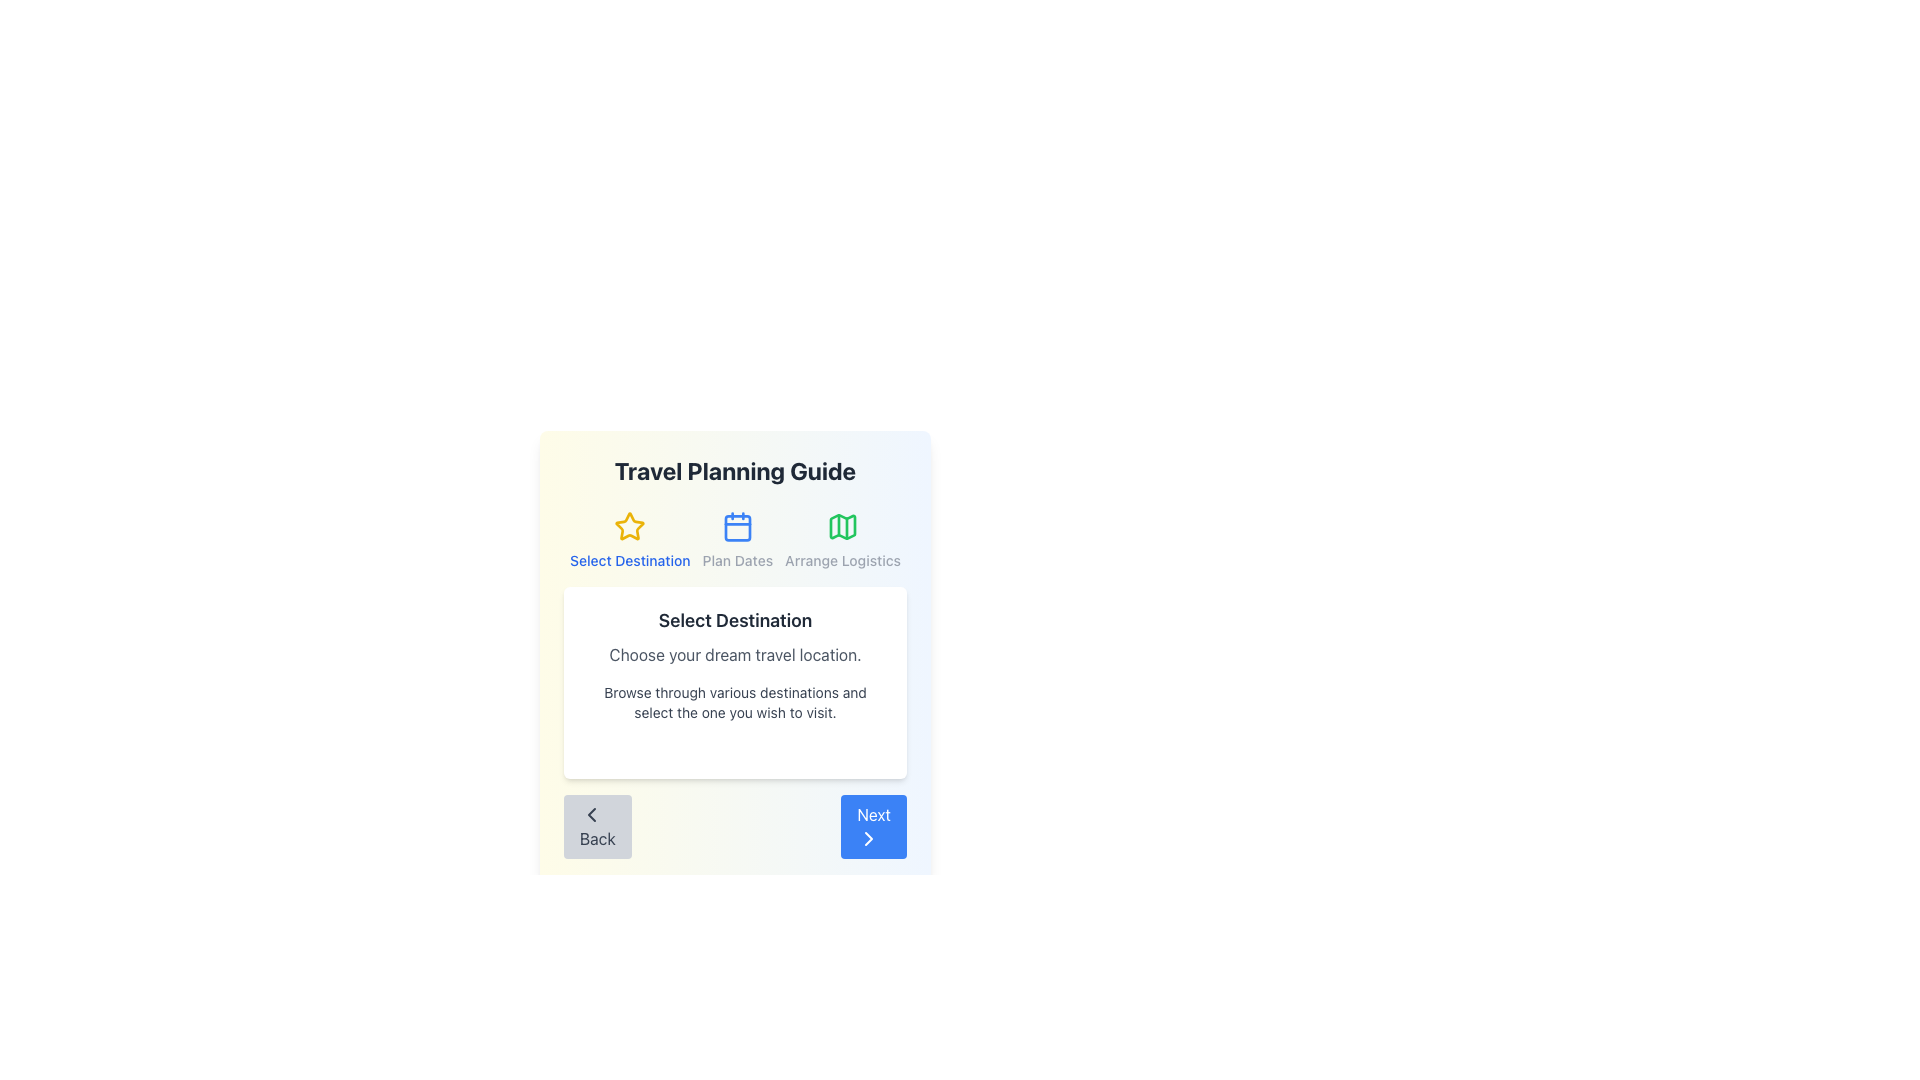 Image resolution: width=1920 pixels, height=1080 pixels. What do you see at coordinates (736, 527) in the screenshot?
I see `the Decorative SVG element that is part of the calendar icon, located centrally in the top section of the interface between the star icon and the map icon` at bounding box center [736, 527].